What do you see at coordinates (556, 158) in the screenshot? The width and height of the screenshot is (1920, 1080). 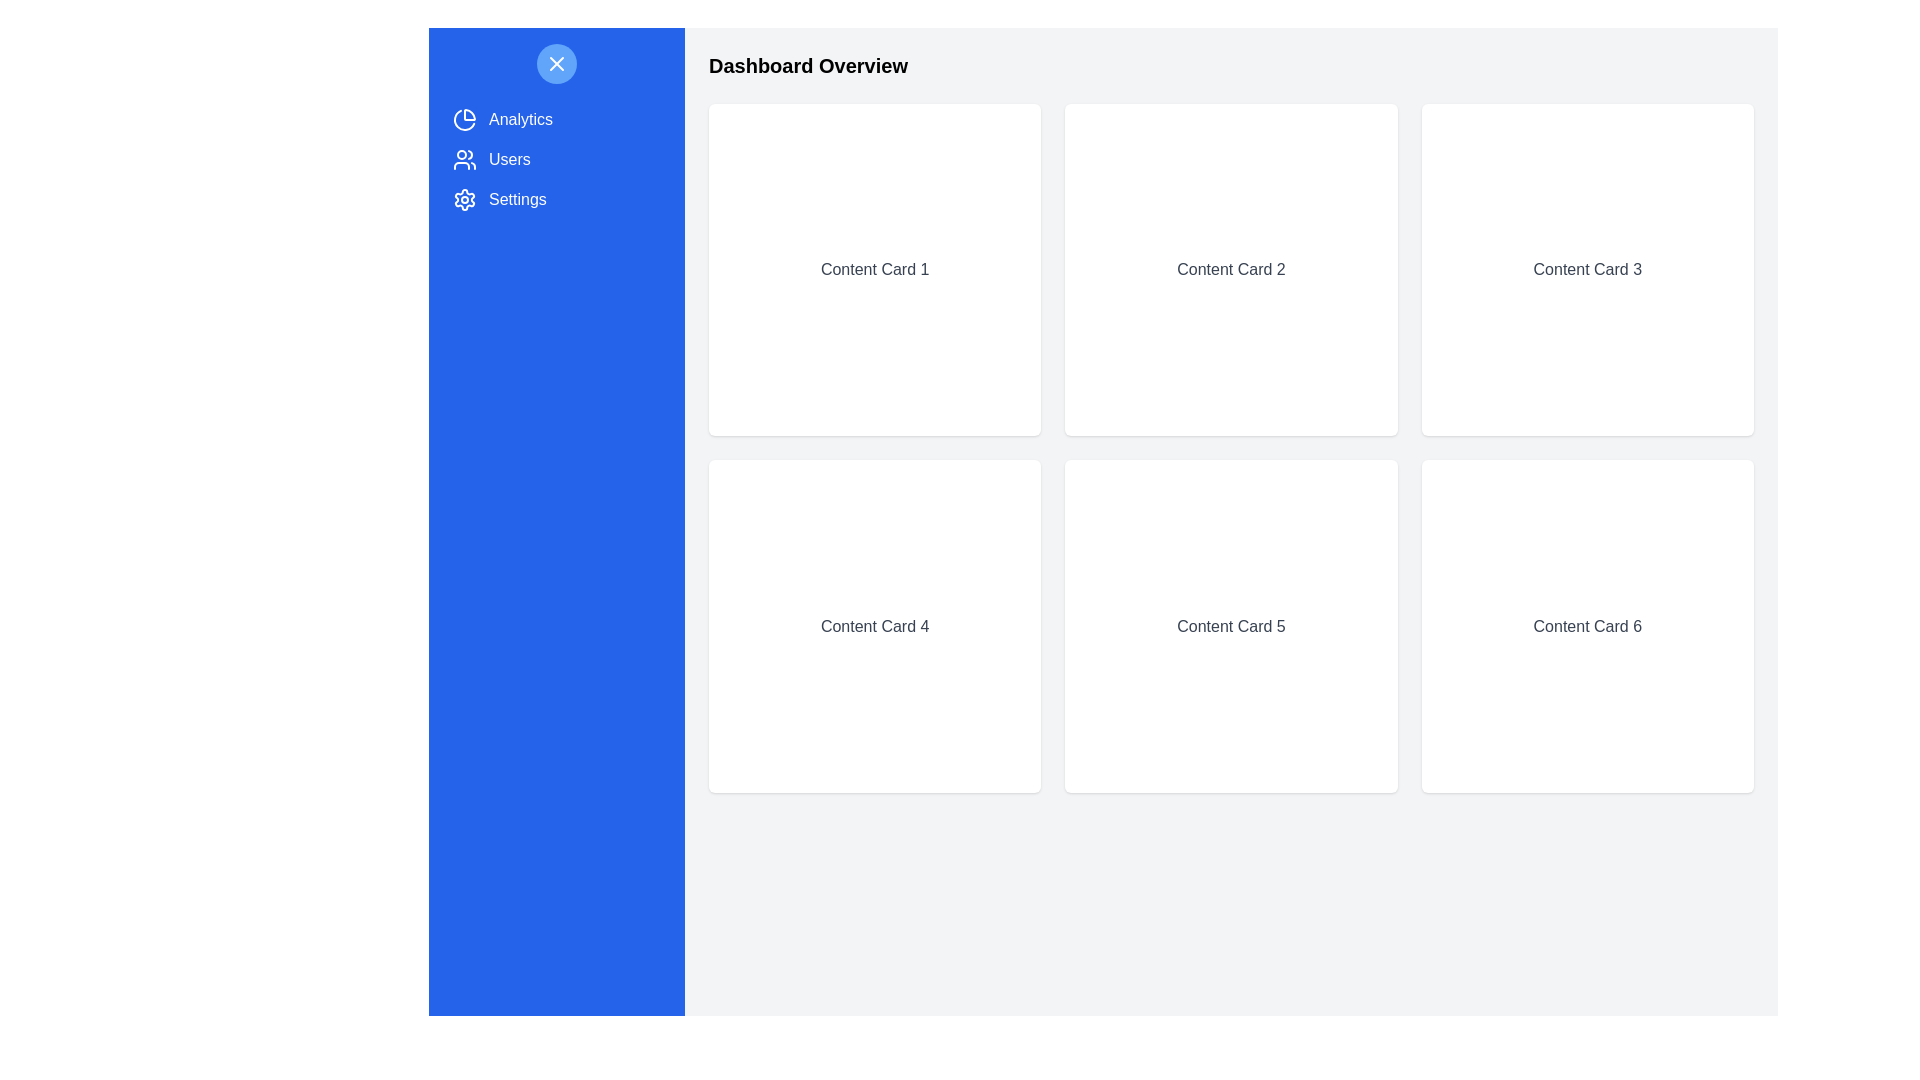 I see `the Users section in the navigation drawer` at bounding box center [556, 158].